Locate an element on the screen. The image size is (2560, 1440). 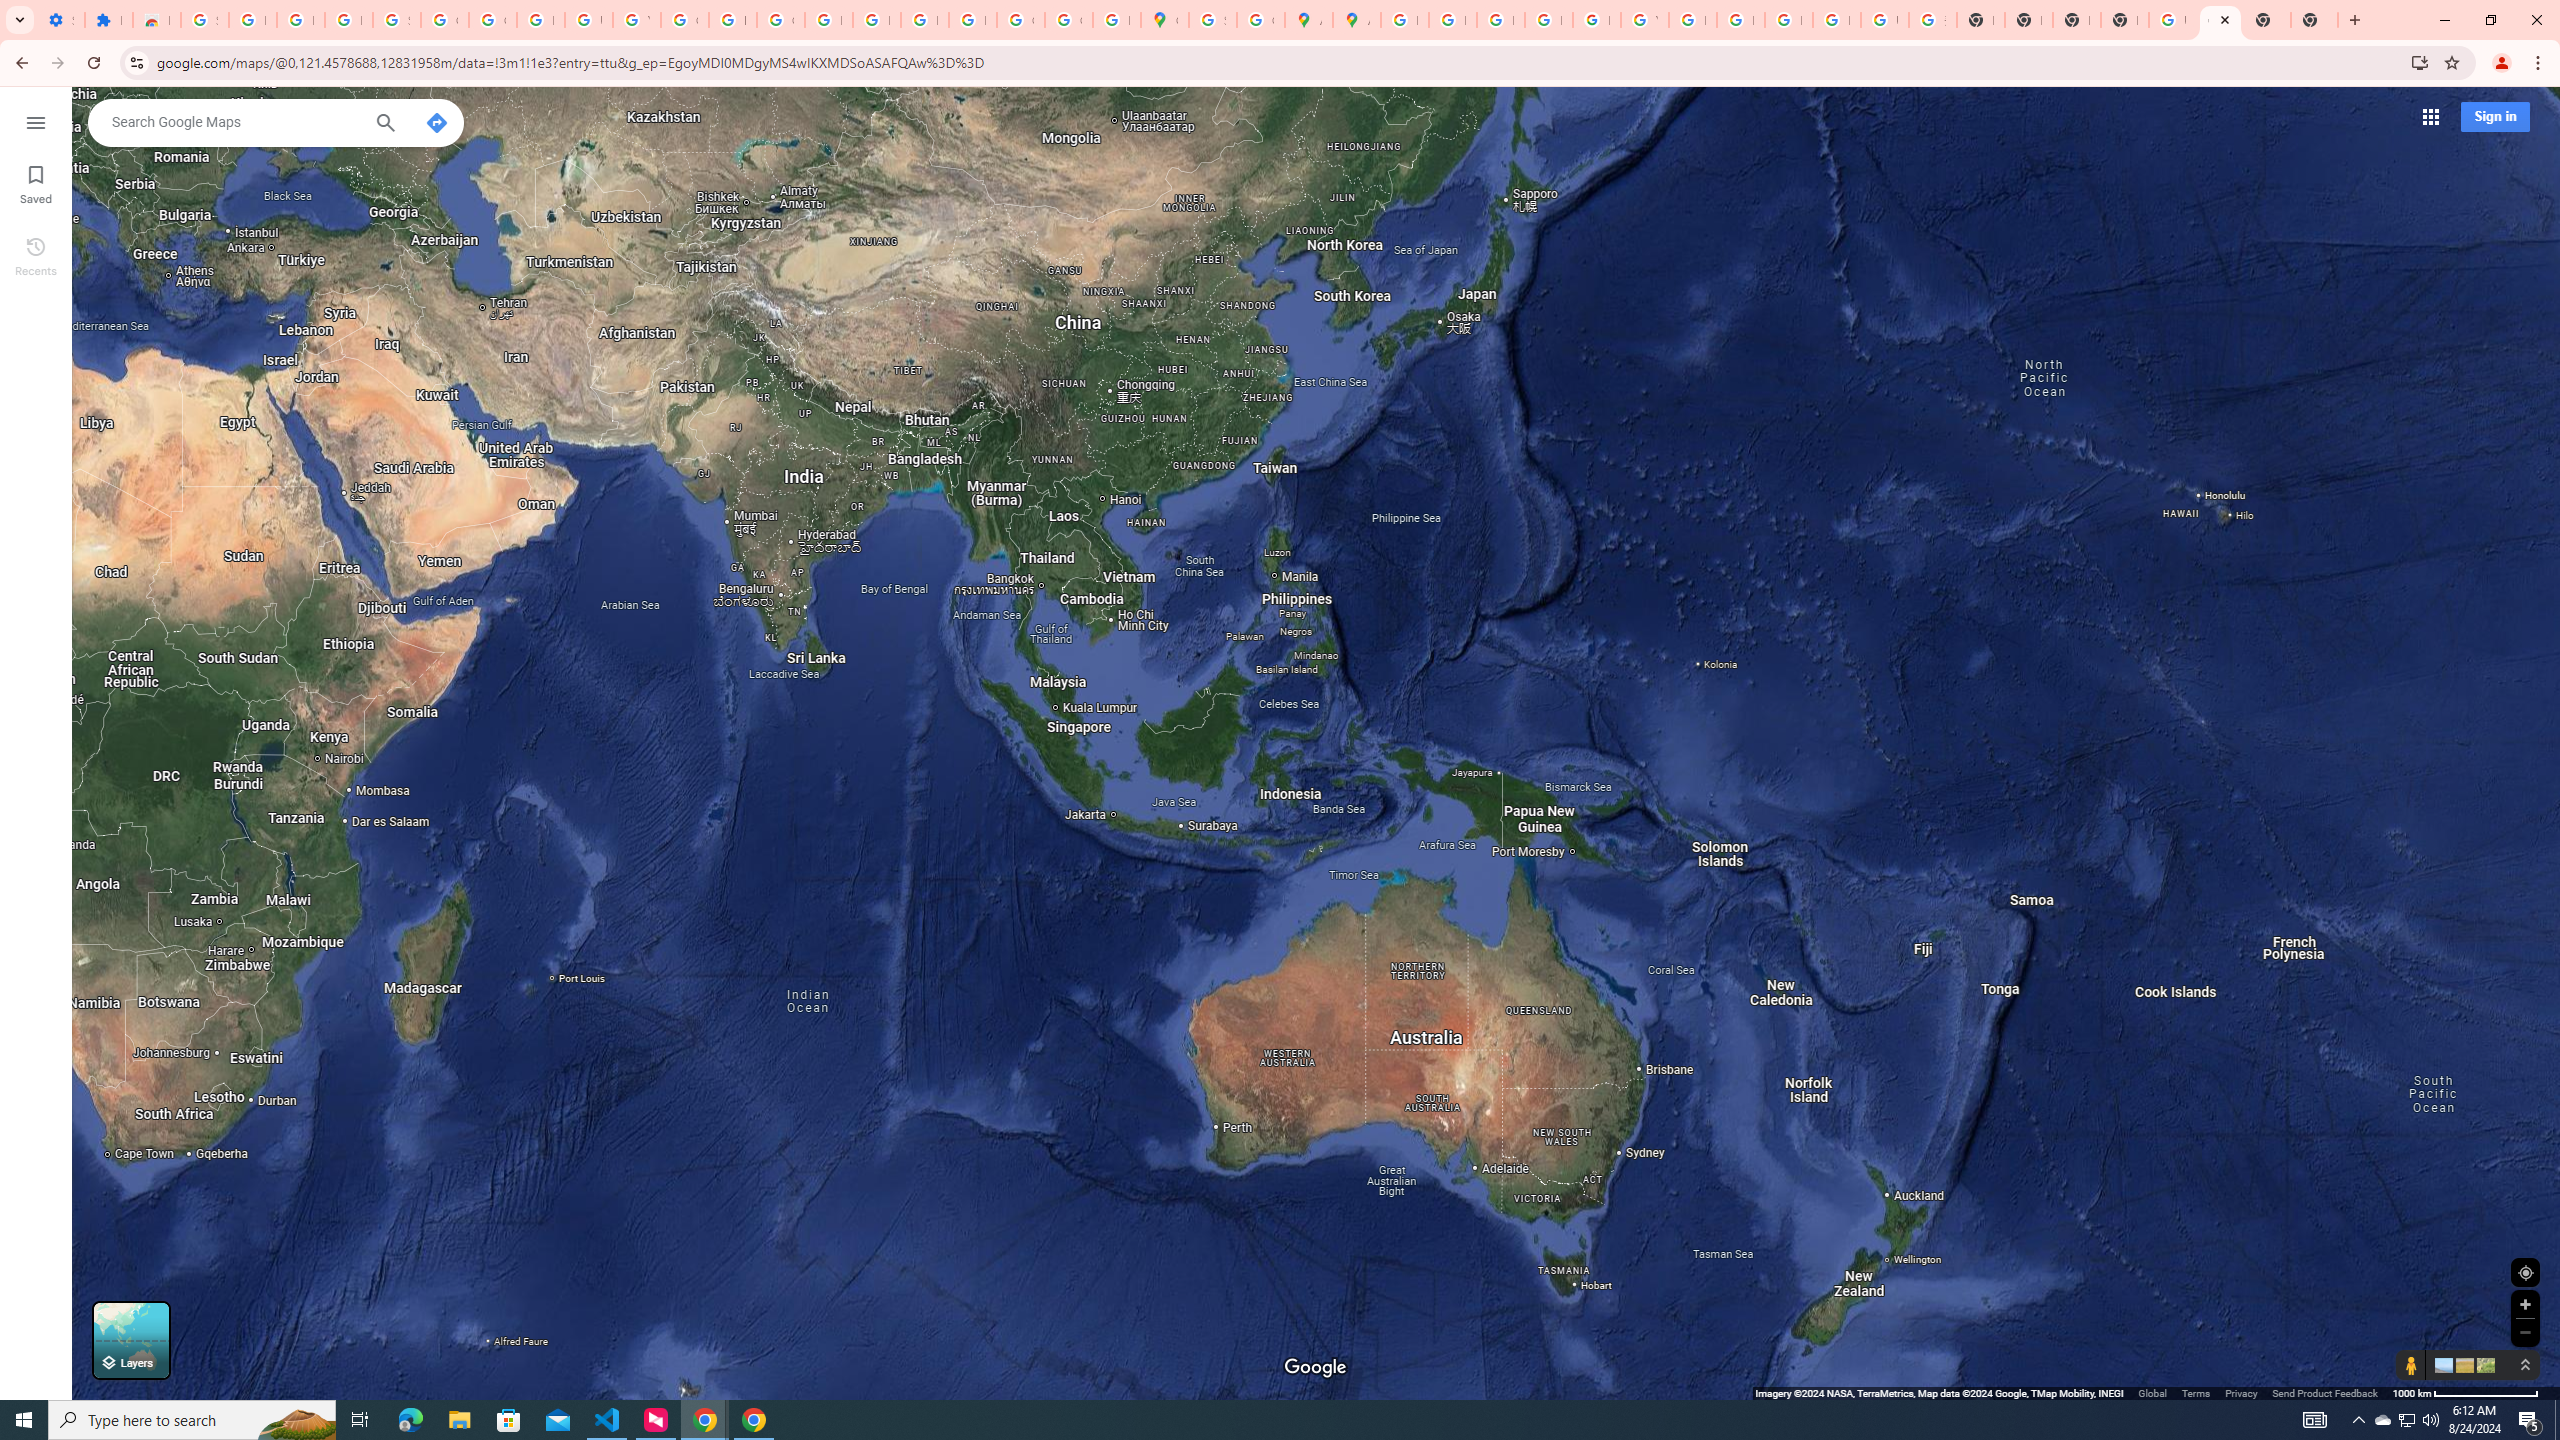
'Global' is located at coordinates (2152, 1393).